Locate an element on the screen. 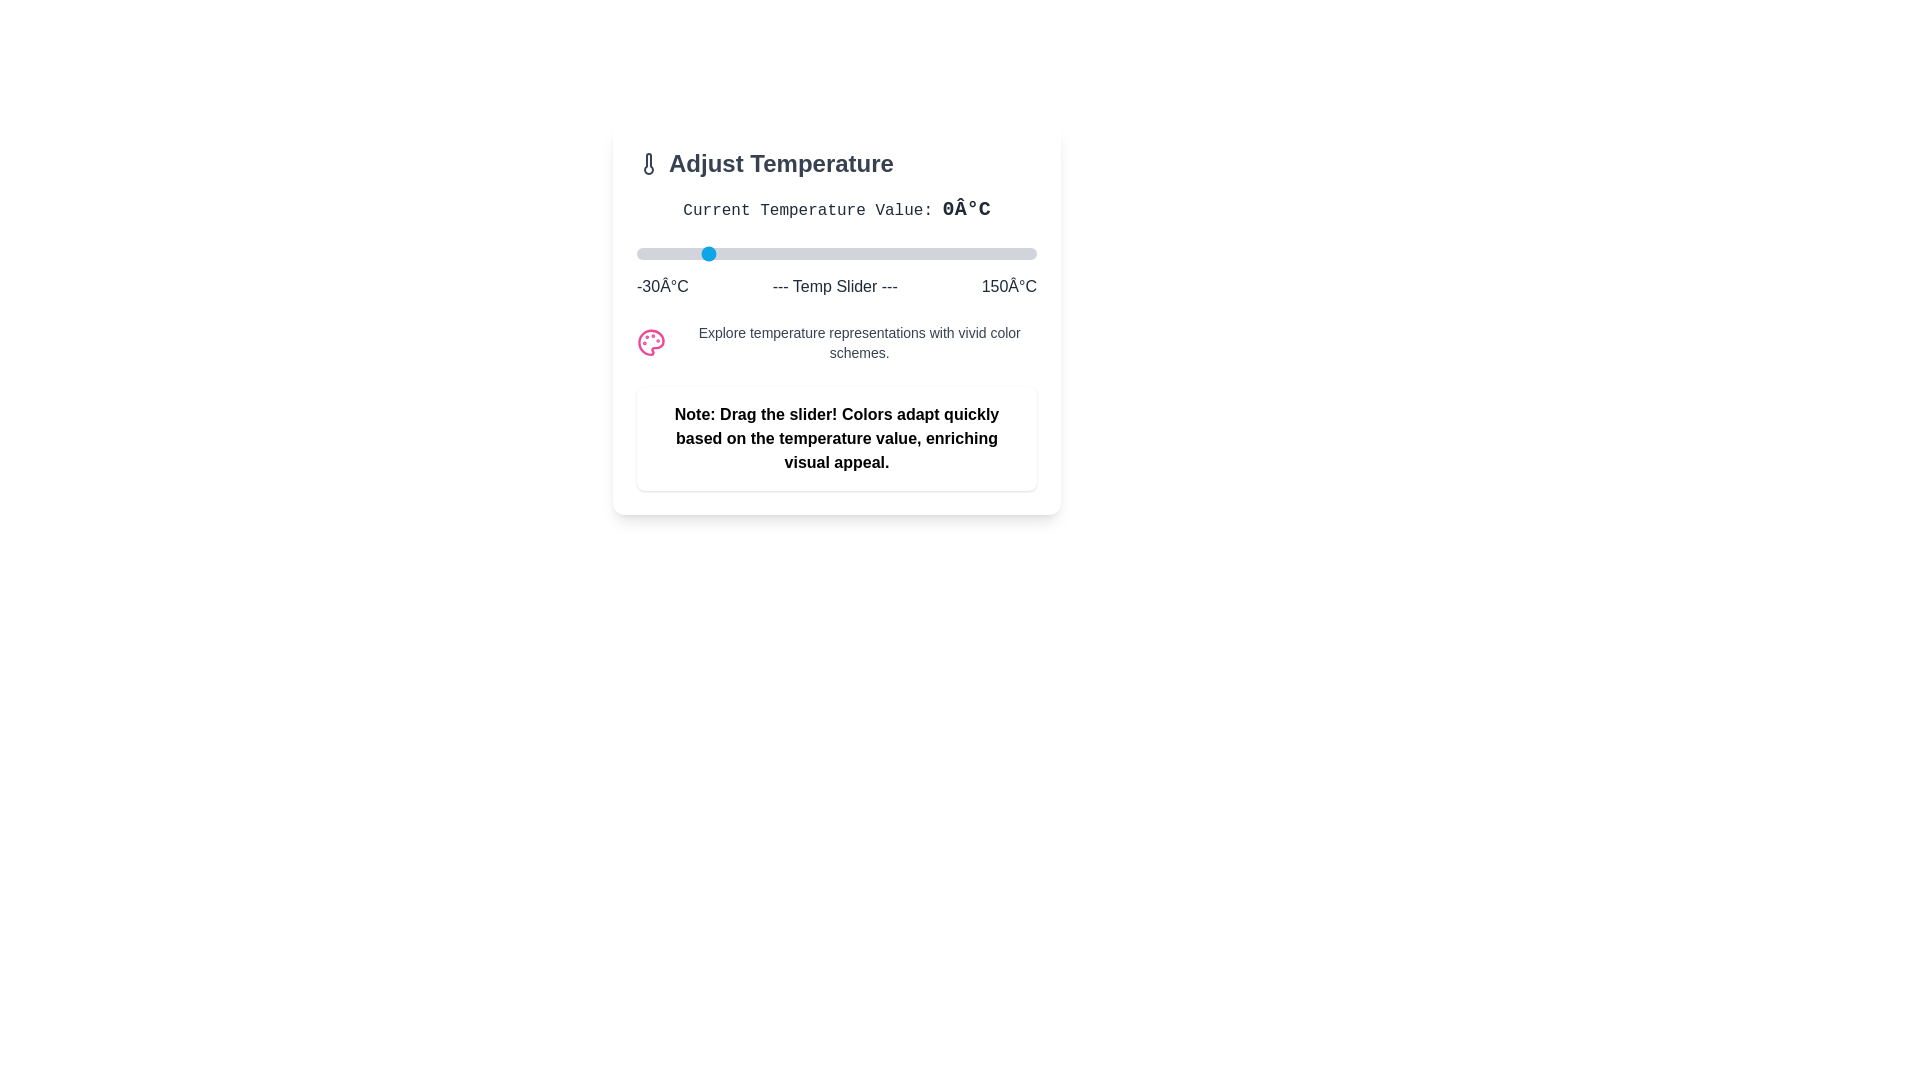 This screenshot has height=1080, width=1920. the temperature slider to set the temperature to 148°C is located at coordinates (1032, 253).